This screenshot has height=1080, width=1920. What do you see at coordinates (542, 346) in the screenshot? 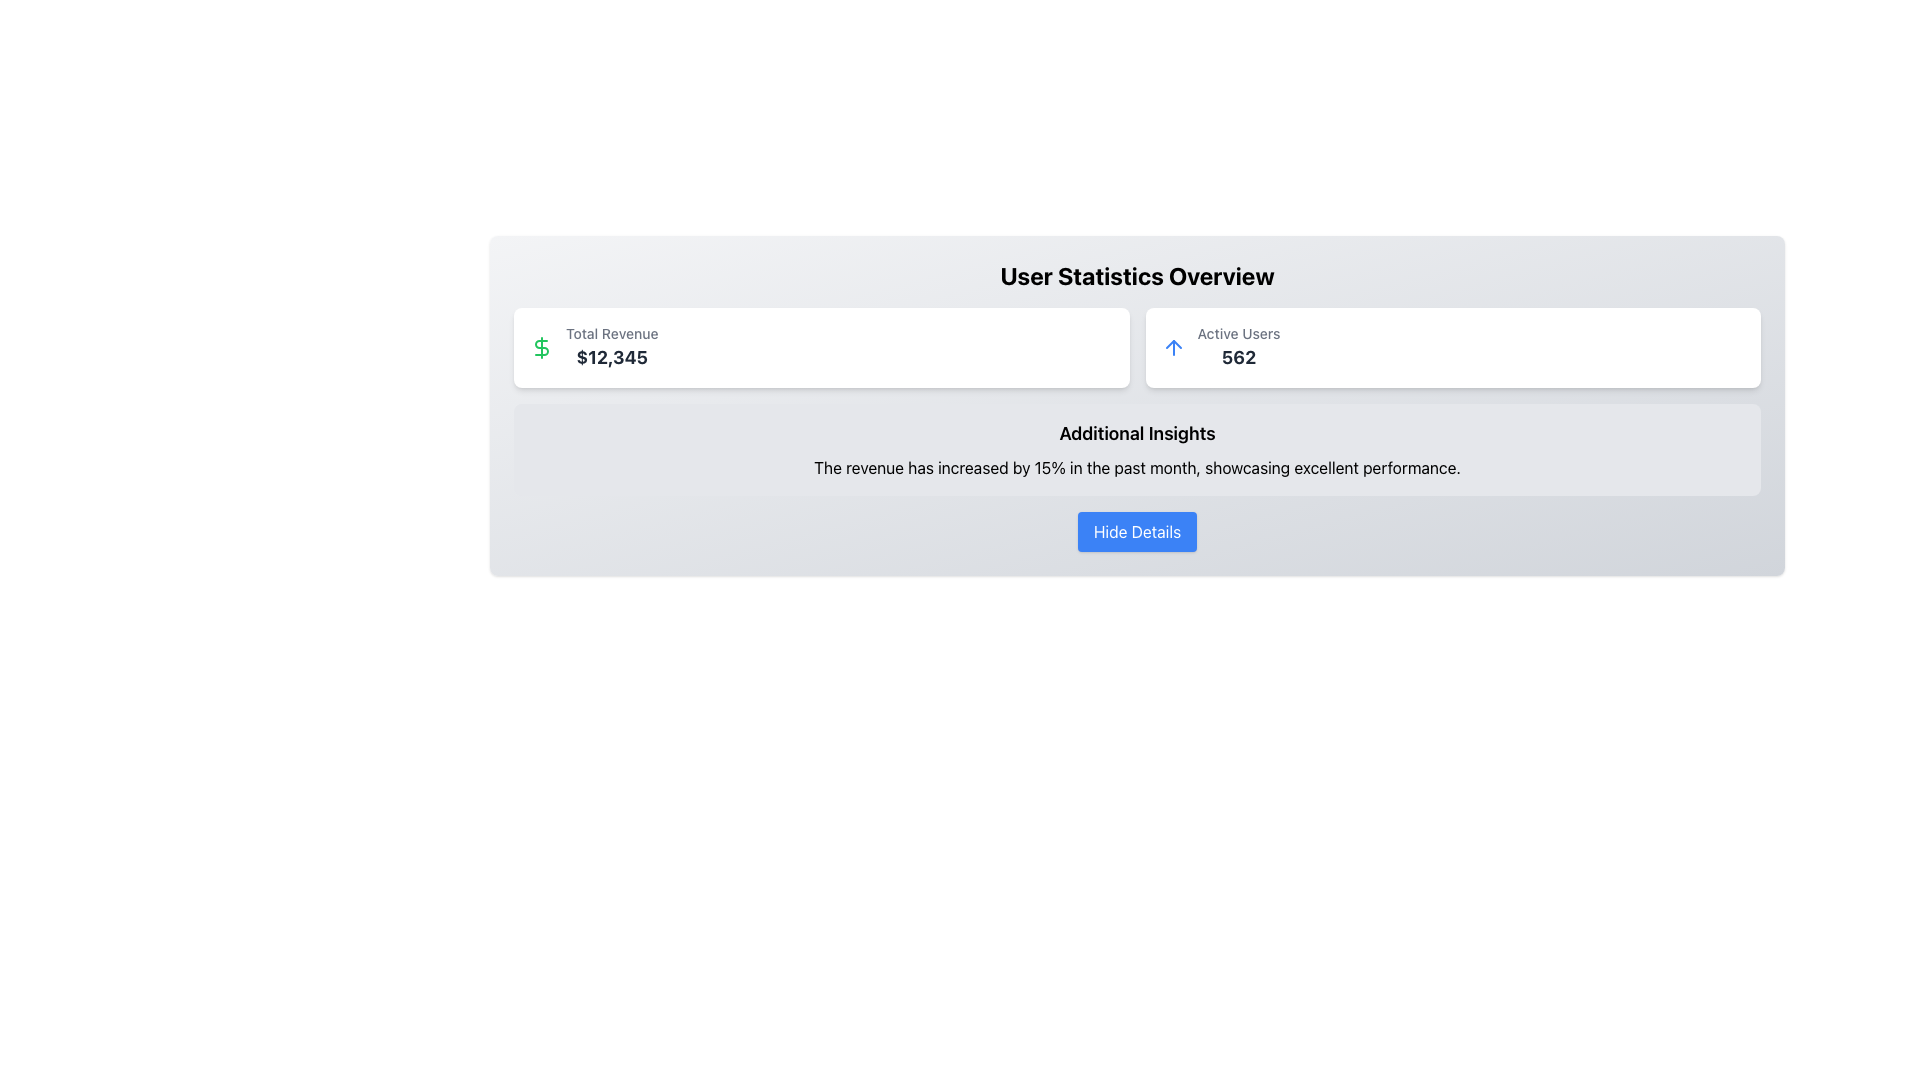
I see `the circular dollar sign icon styled in green color with a stroke outline, located adjacent to the 'Total Revenue' label on the white background card` at bounding box center [542, 346].